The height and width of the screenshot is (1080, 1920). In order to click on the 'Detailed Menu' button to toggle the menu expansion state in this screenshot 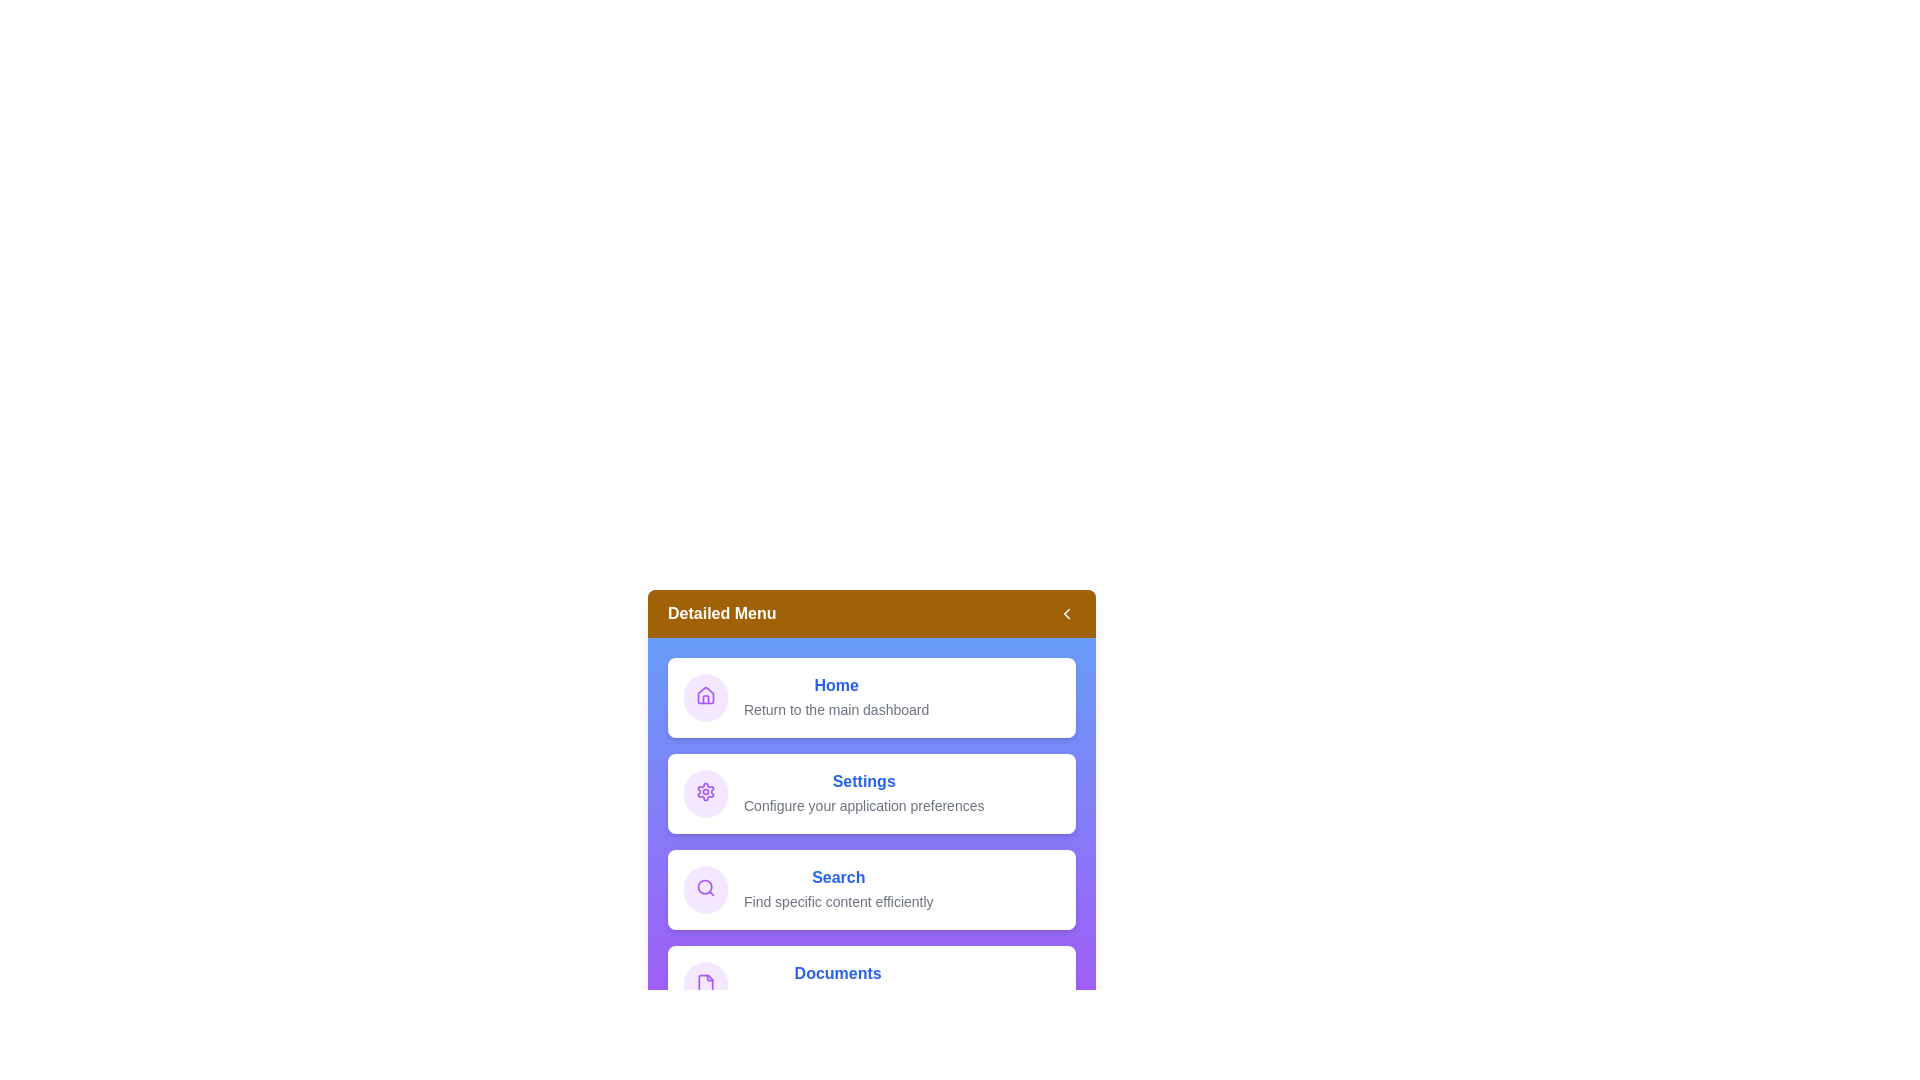, I will do `click(872, 612)`.